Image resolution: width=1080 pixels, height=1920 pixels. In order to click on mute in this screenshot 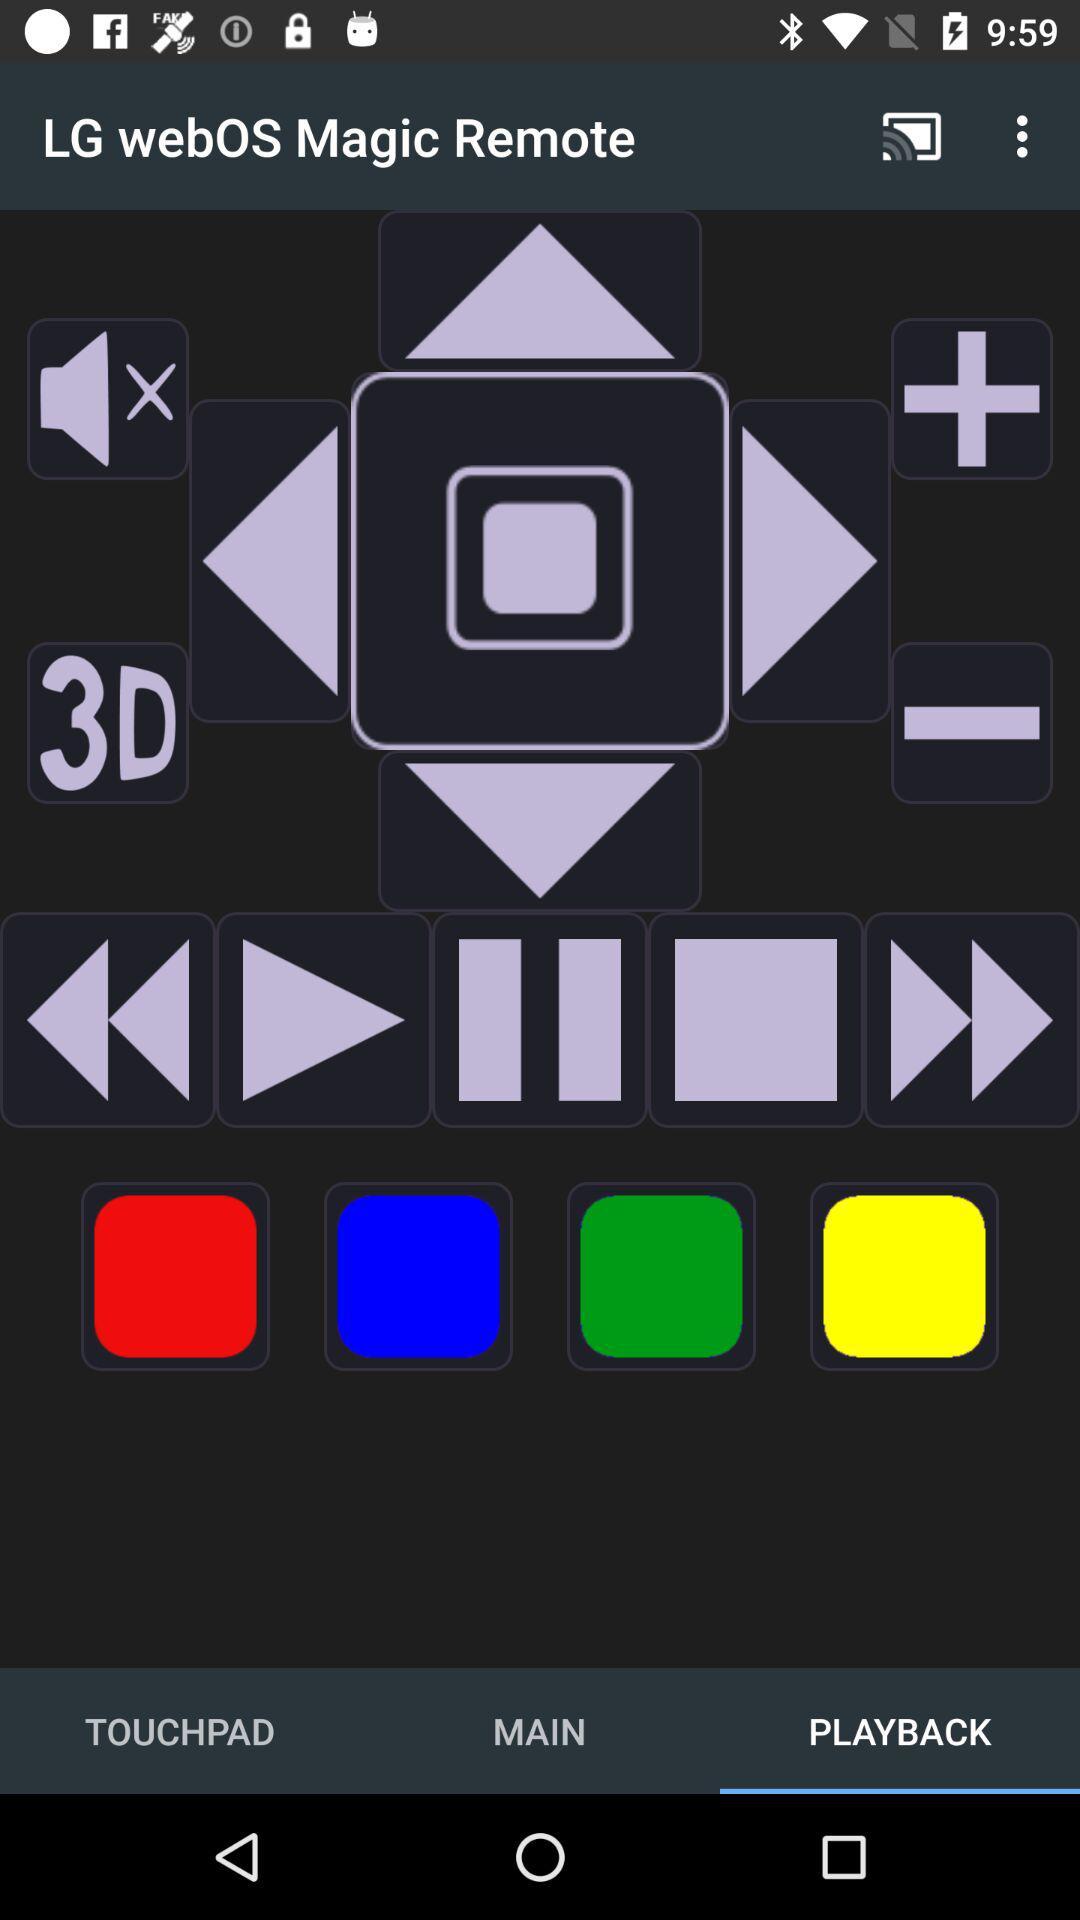, I will do `click(108, 398)`.